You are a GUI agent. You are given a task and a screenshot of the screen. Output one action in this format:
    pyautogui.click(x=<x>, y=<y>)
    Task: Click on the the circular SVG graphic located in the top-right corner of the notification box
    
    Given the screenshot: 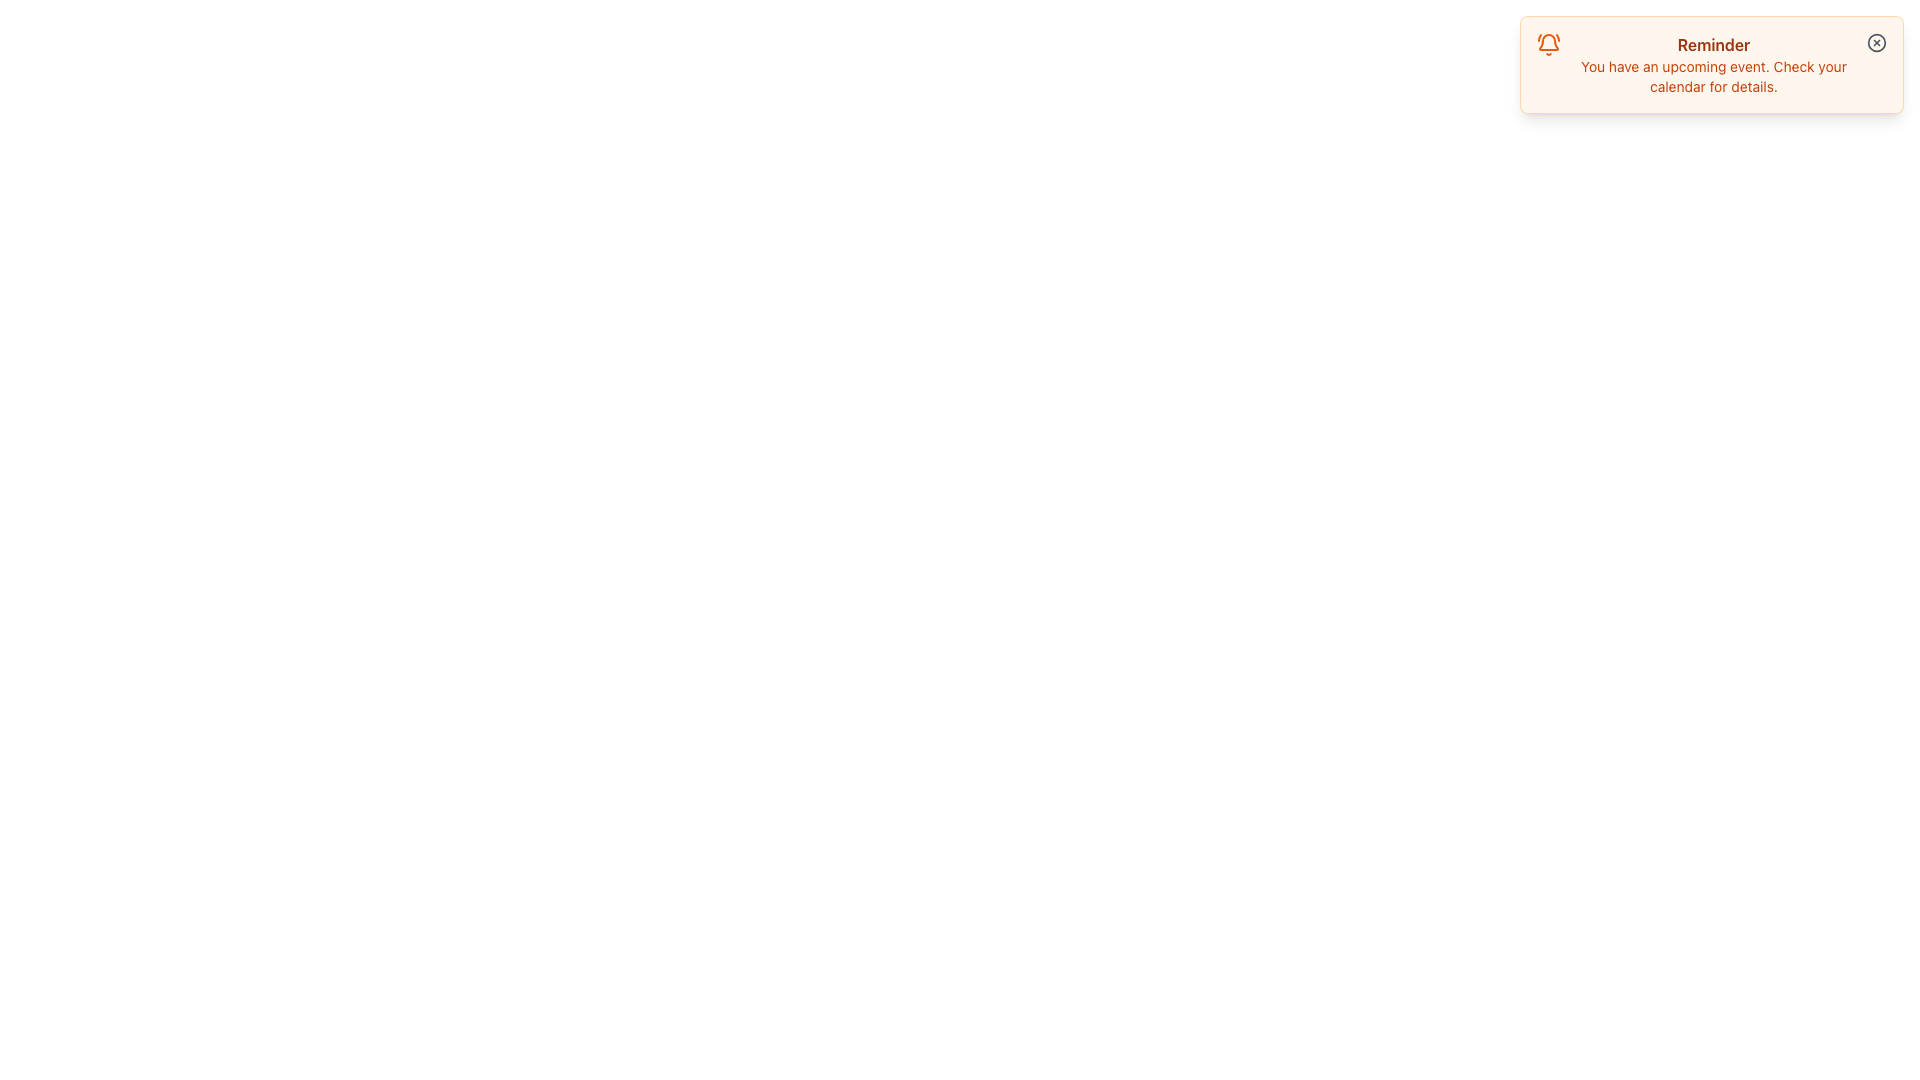 What is the action you would take?
    pyautogui.click(x=1875, y=42)
    